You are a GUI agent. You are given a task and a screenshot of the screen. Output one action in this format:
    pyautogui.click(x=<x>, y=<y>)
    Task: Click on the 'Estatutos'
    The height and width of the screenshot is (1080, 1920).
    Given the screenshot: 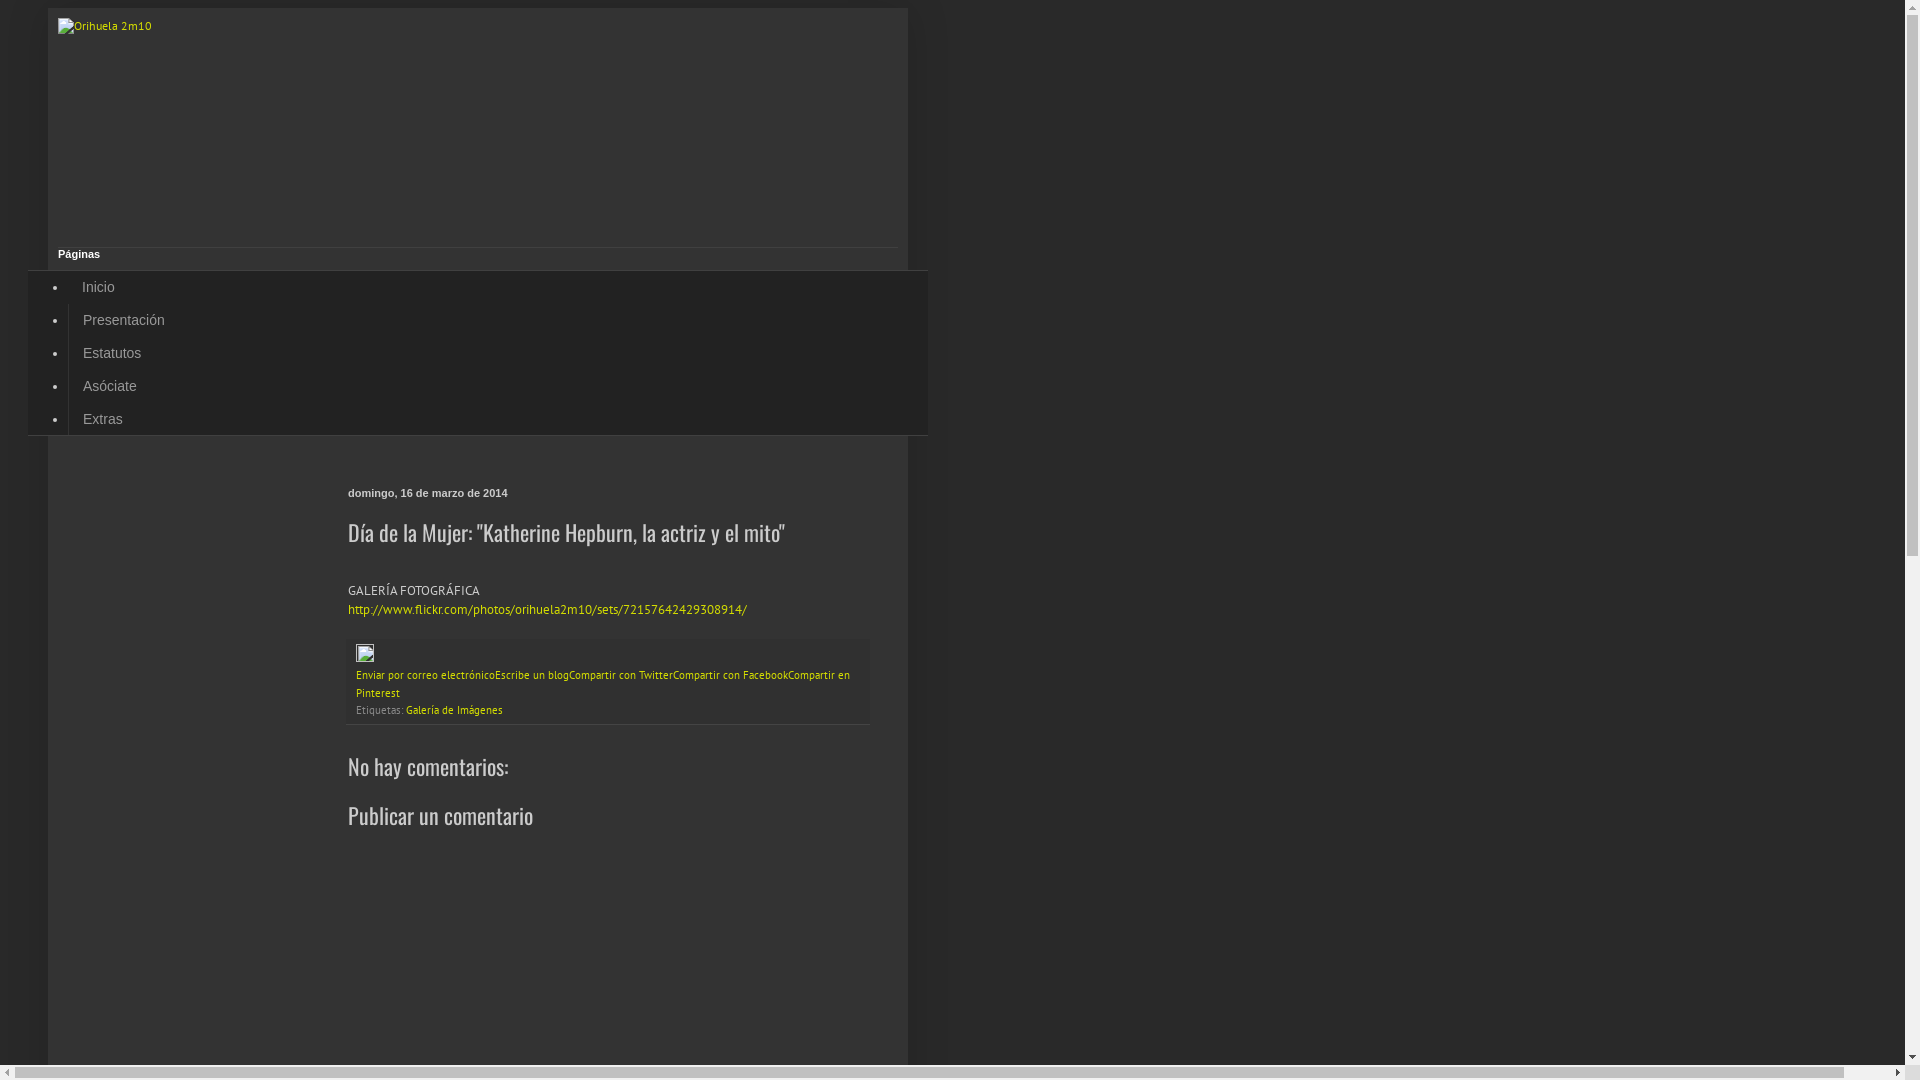 What is the action you would take?
    pyautogui.click(x=110, y=352)
    